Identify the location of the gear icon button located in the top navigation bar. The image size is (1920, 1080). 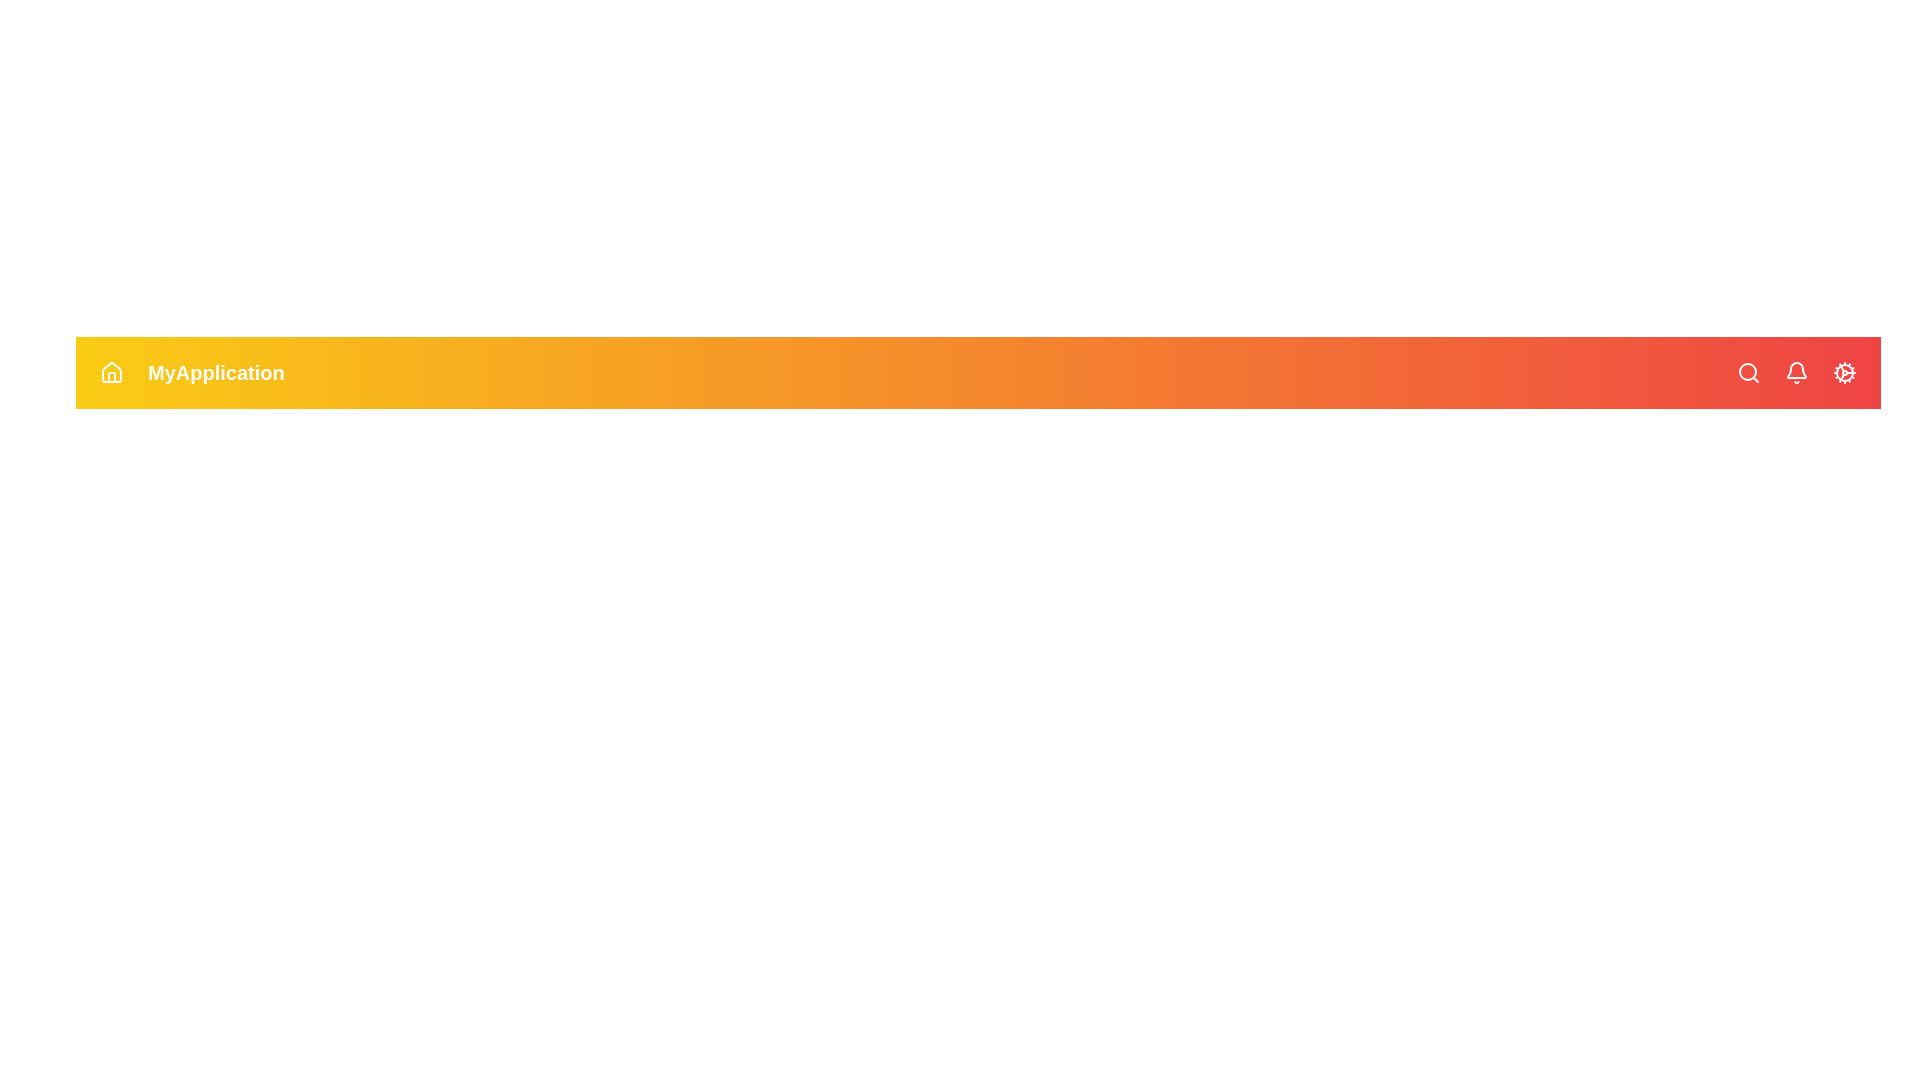
(1843, 373).